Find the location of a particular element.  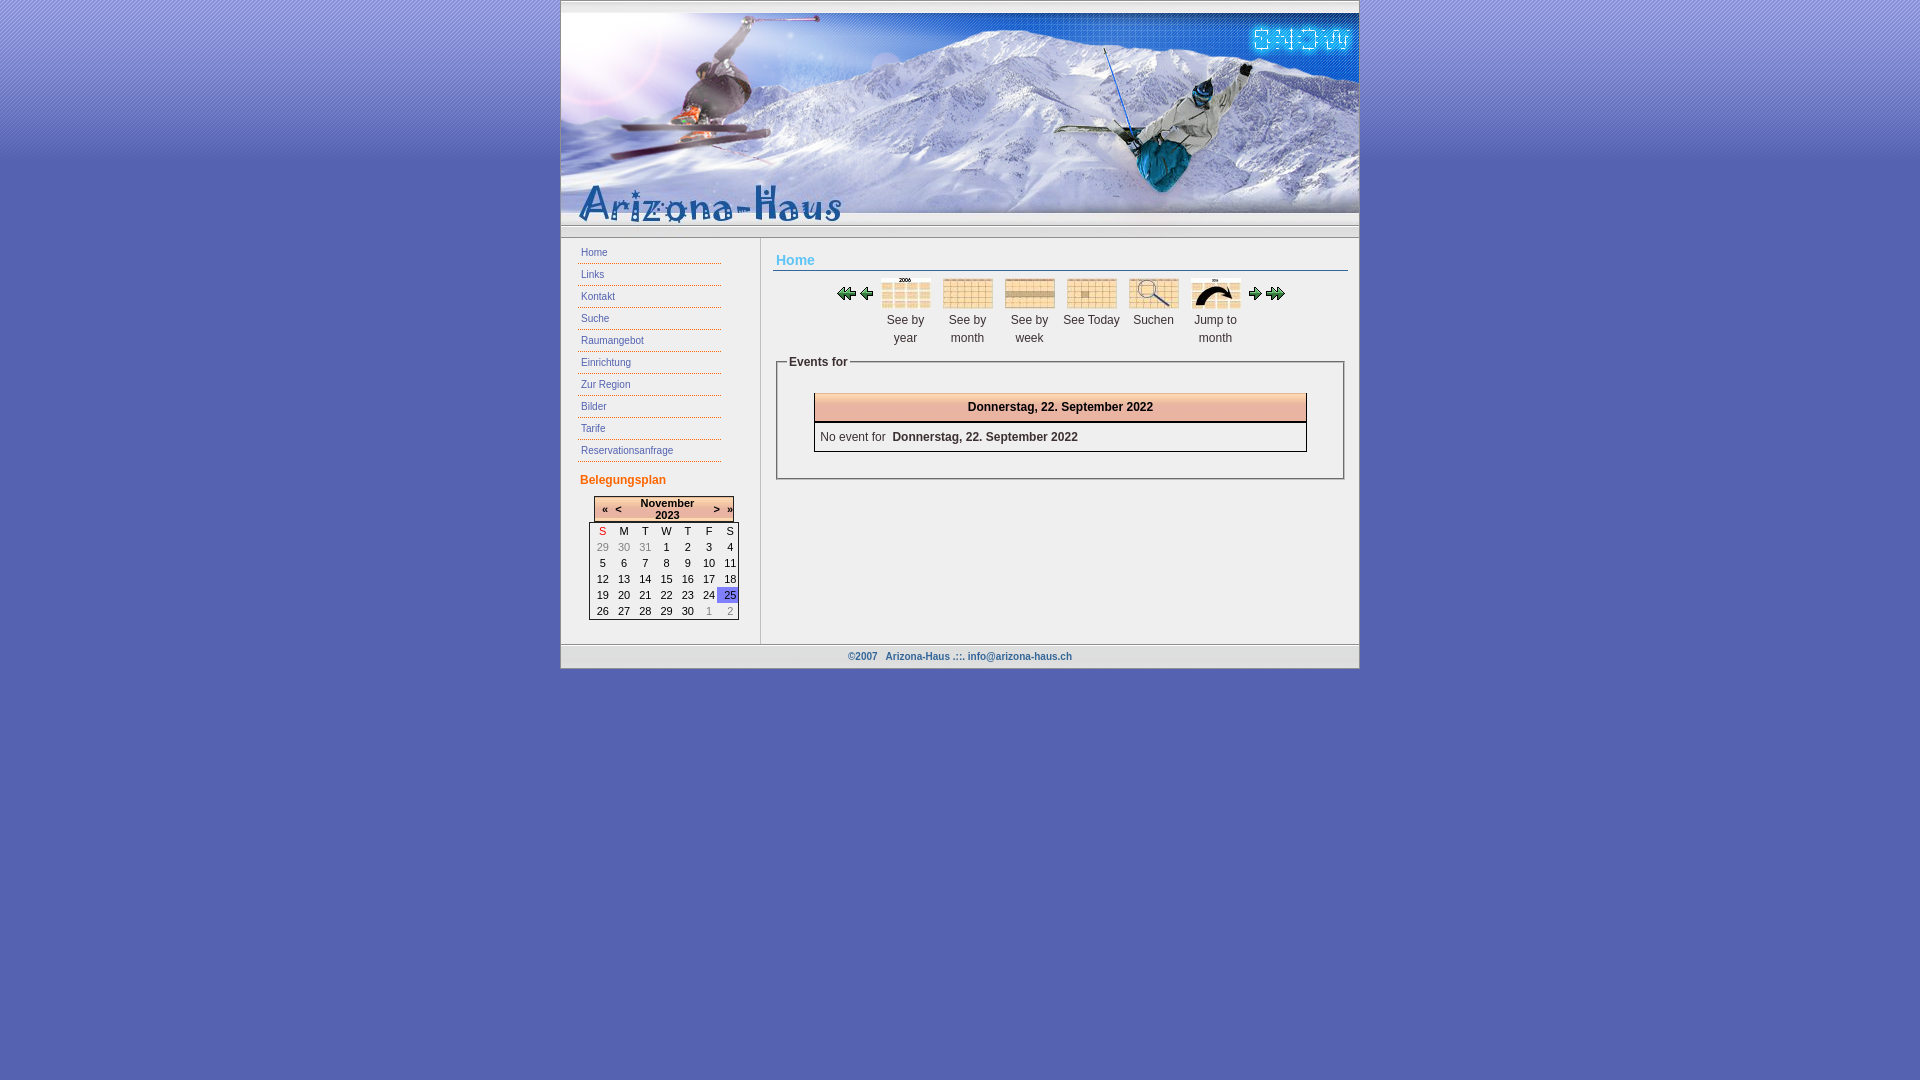

'12' is located at coordinates (602, 578).